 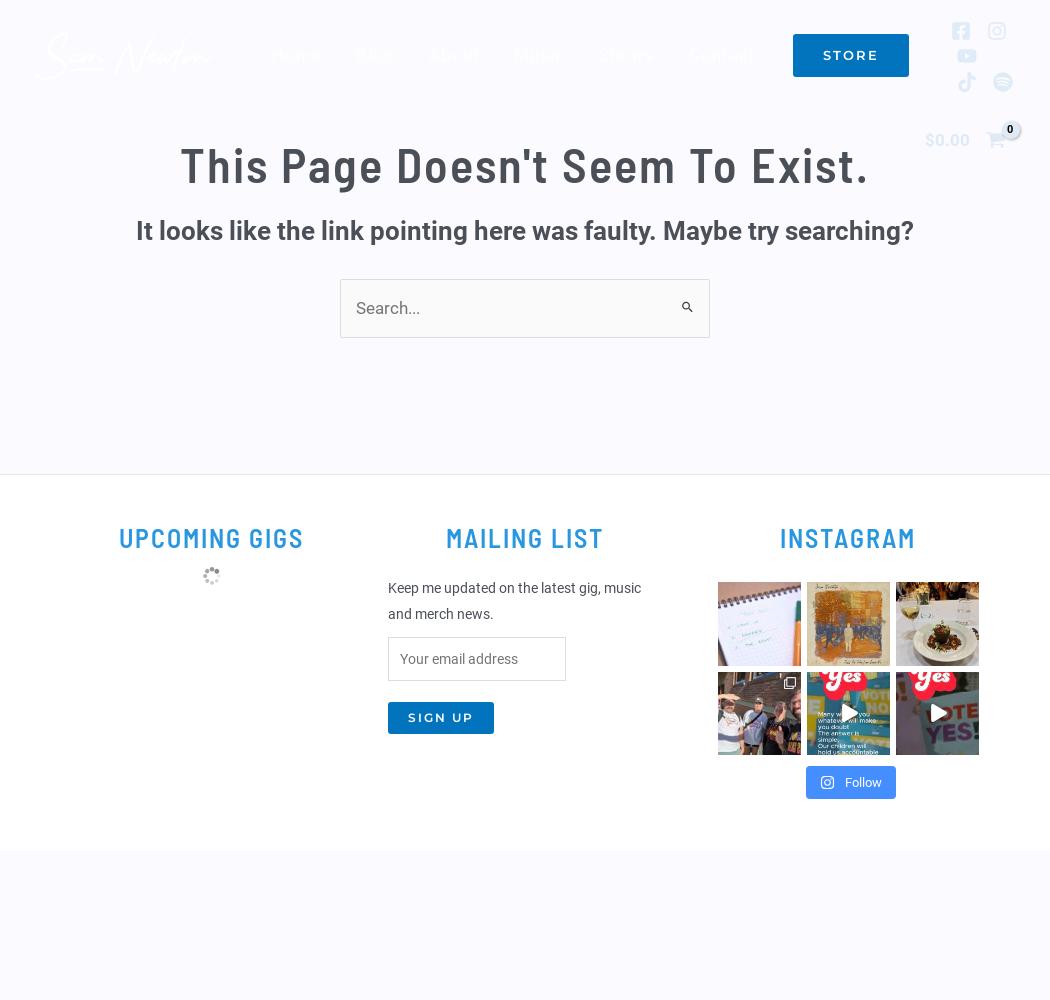 I want to click on 'Music', so click(x=539, y=55).